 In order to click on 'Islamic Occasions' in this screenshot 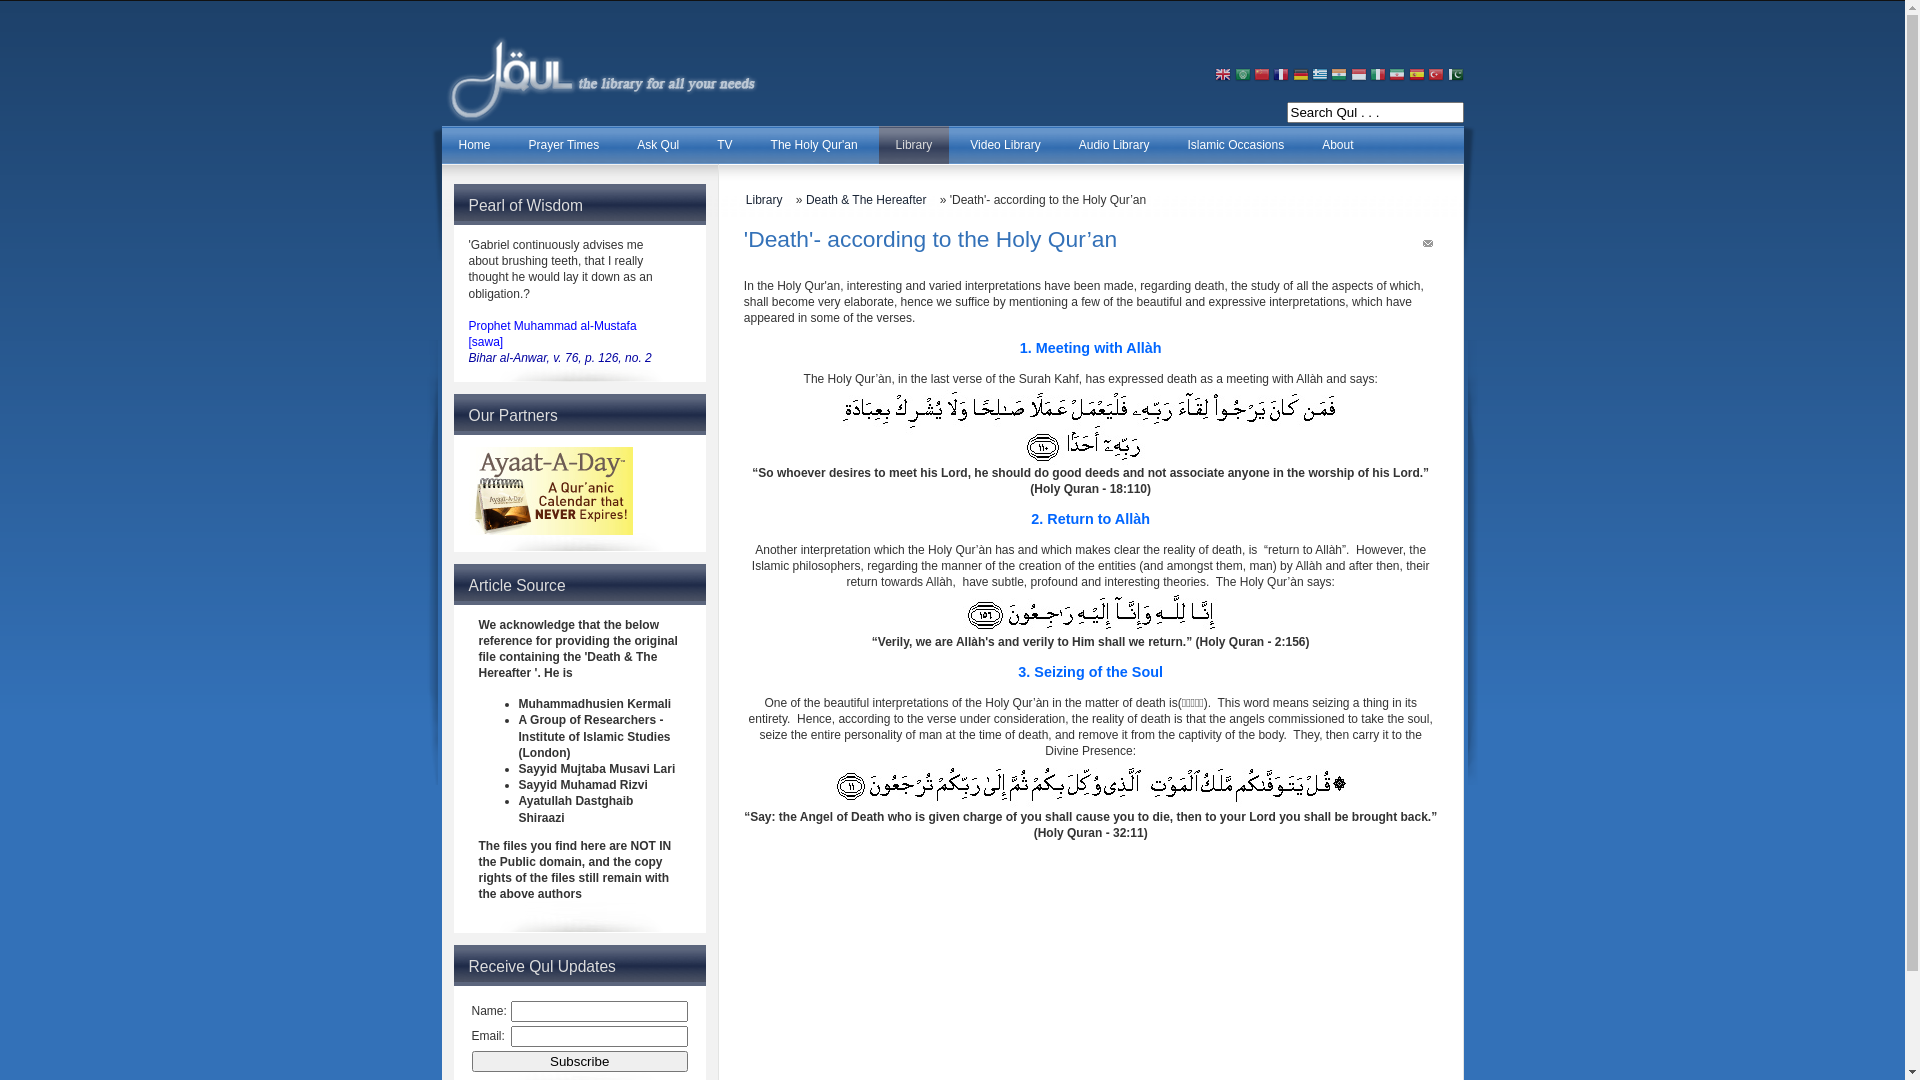, I will do `click(1234, 144)`.